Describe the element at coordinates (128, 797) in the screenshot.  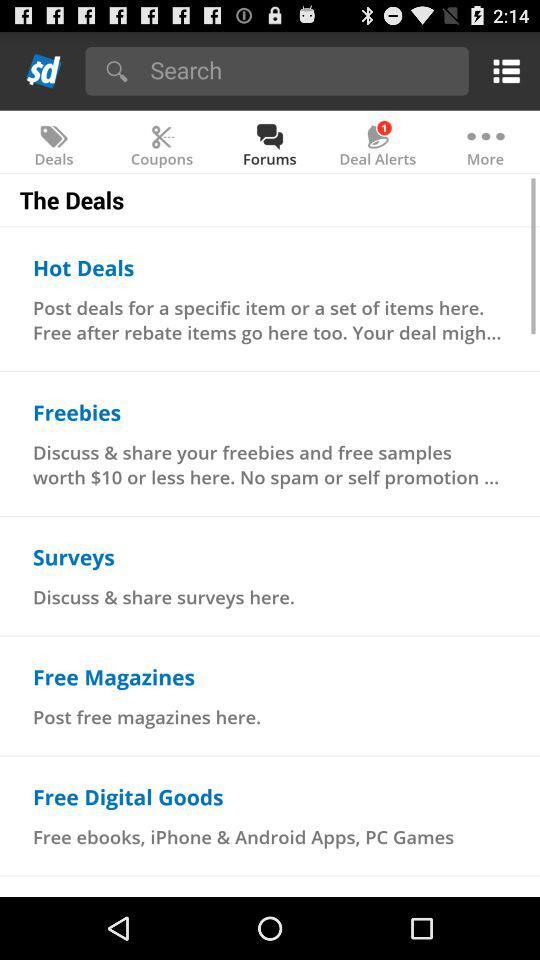
I see `the free digital goods icon` at that location.